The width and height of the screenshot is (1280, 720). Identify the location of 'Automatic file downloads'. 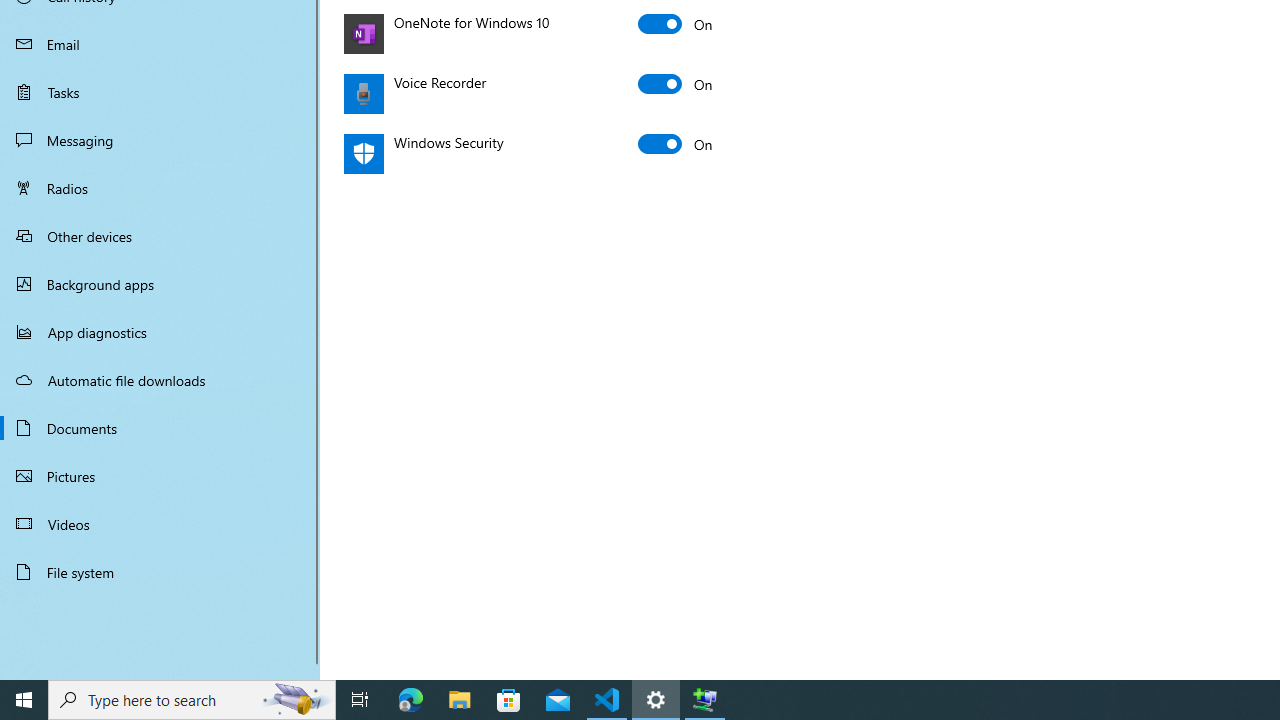
(160, 379).